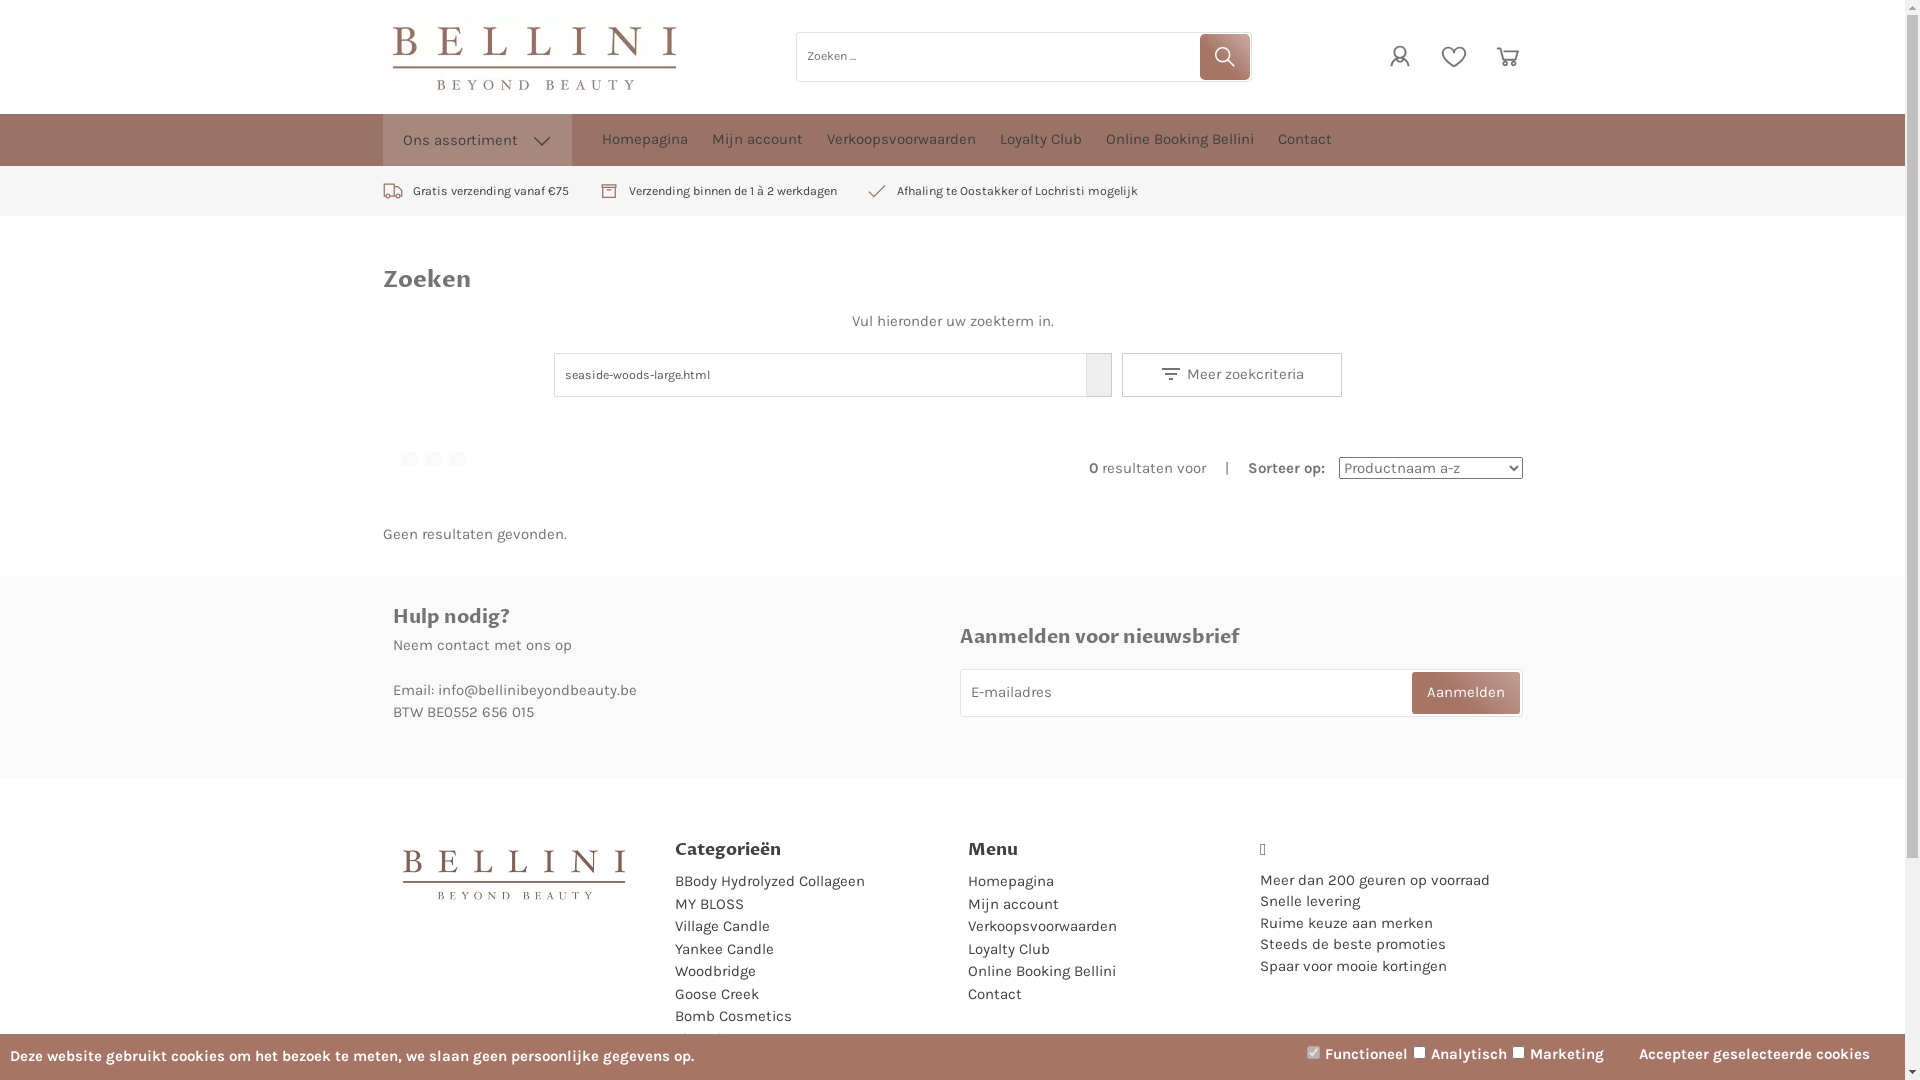 The width and height of the screenshot is (1920, 1080). I want to click on 'Contact', so click(1266, 138).